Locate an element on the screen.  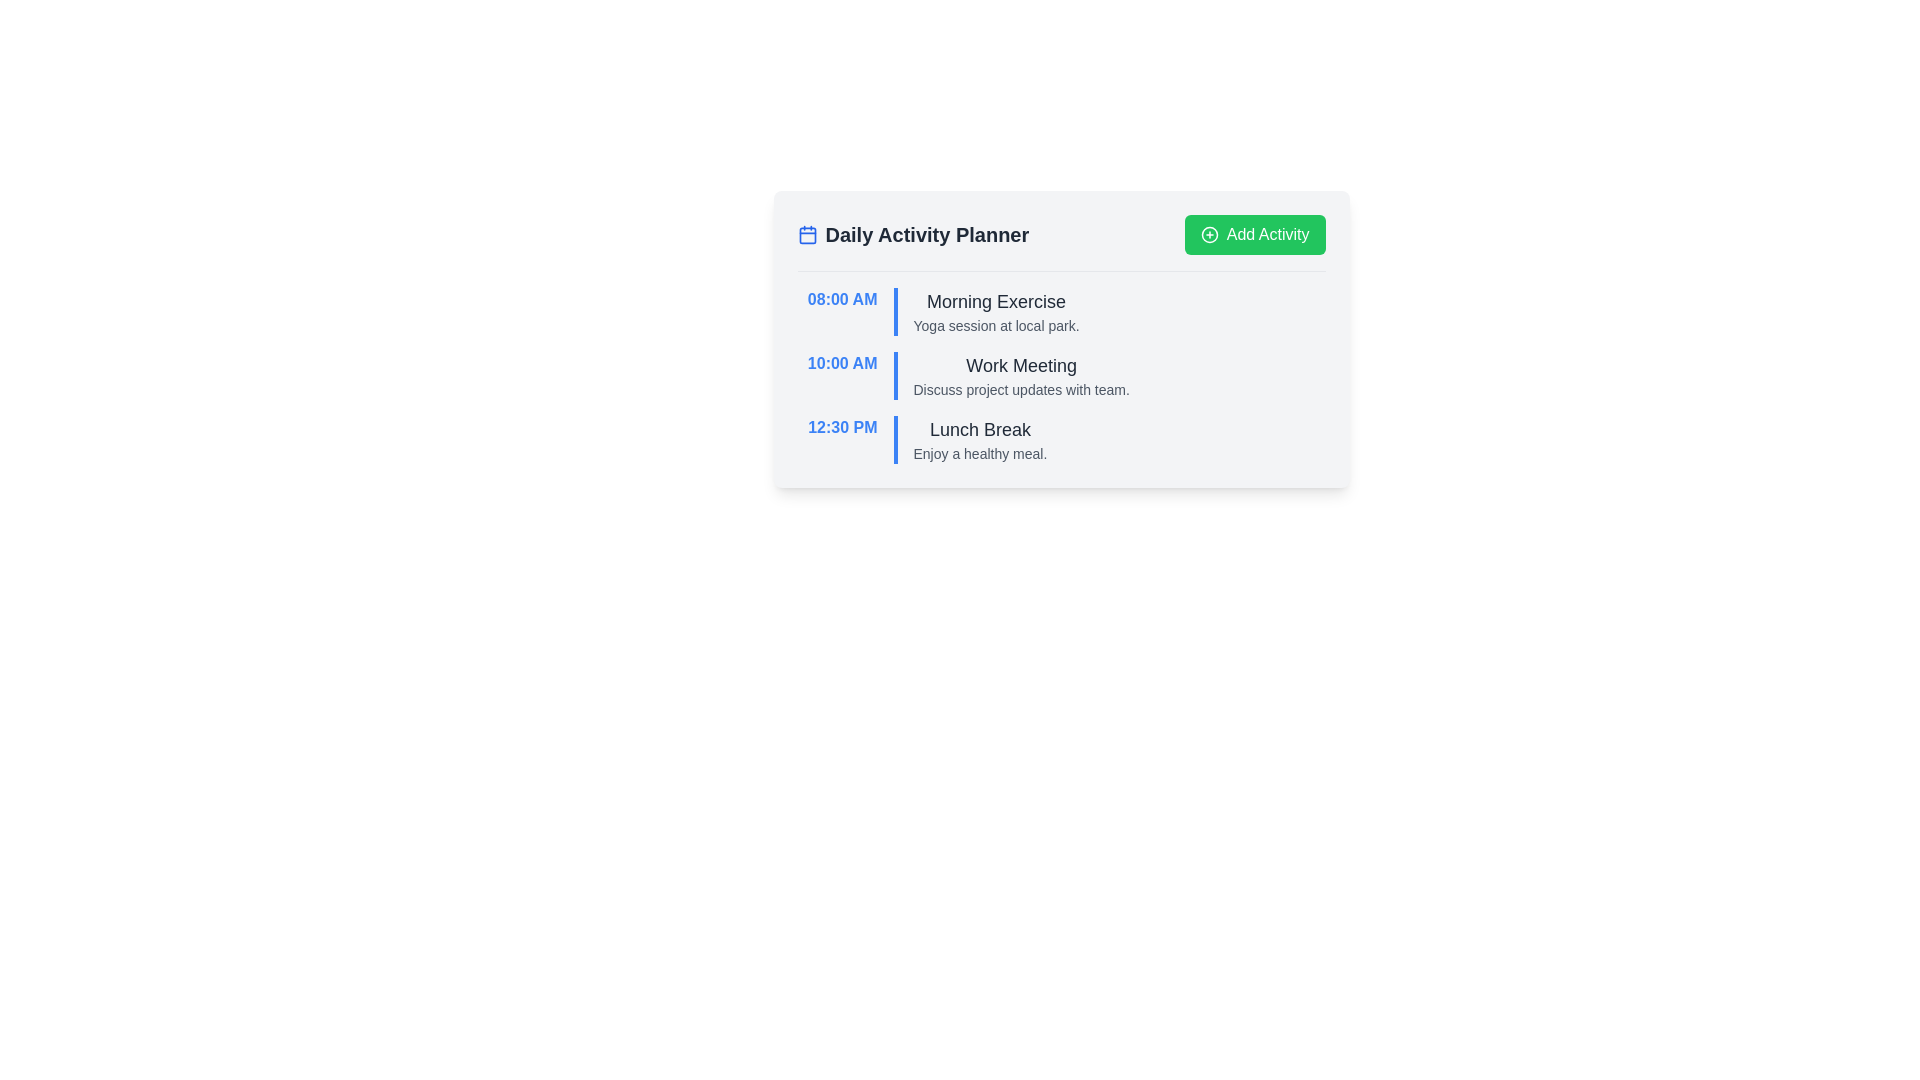
the text label displaying 'Morning Exercise' and 'Yoga session at local park.' which is styled with a vertical blue bar to the left and is located in the second column of a three-column list is located at coordinates (986, 312).